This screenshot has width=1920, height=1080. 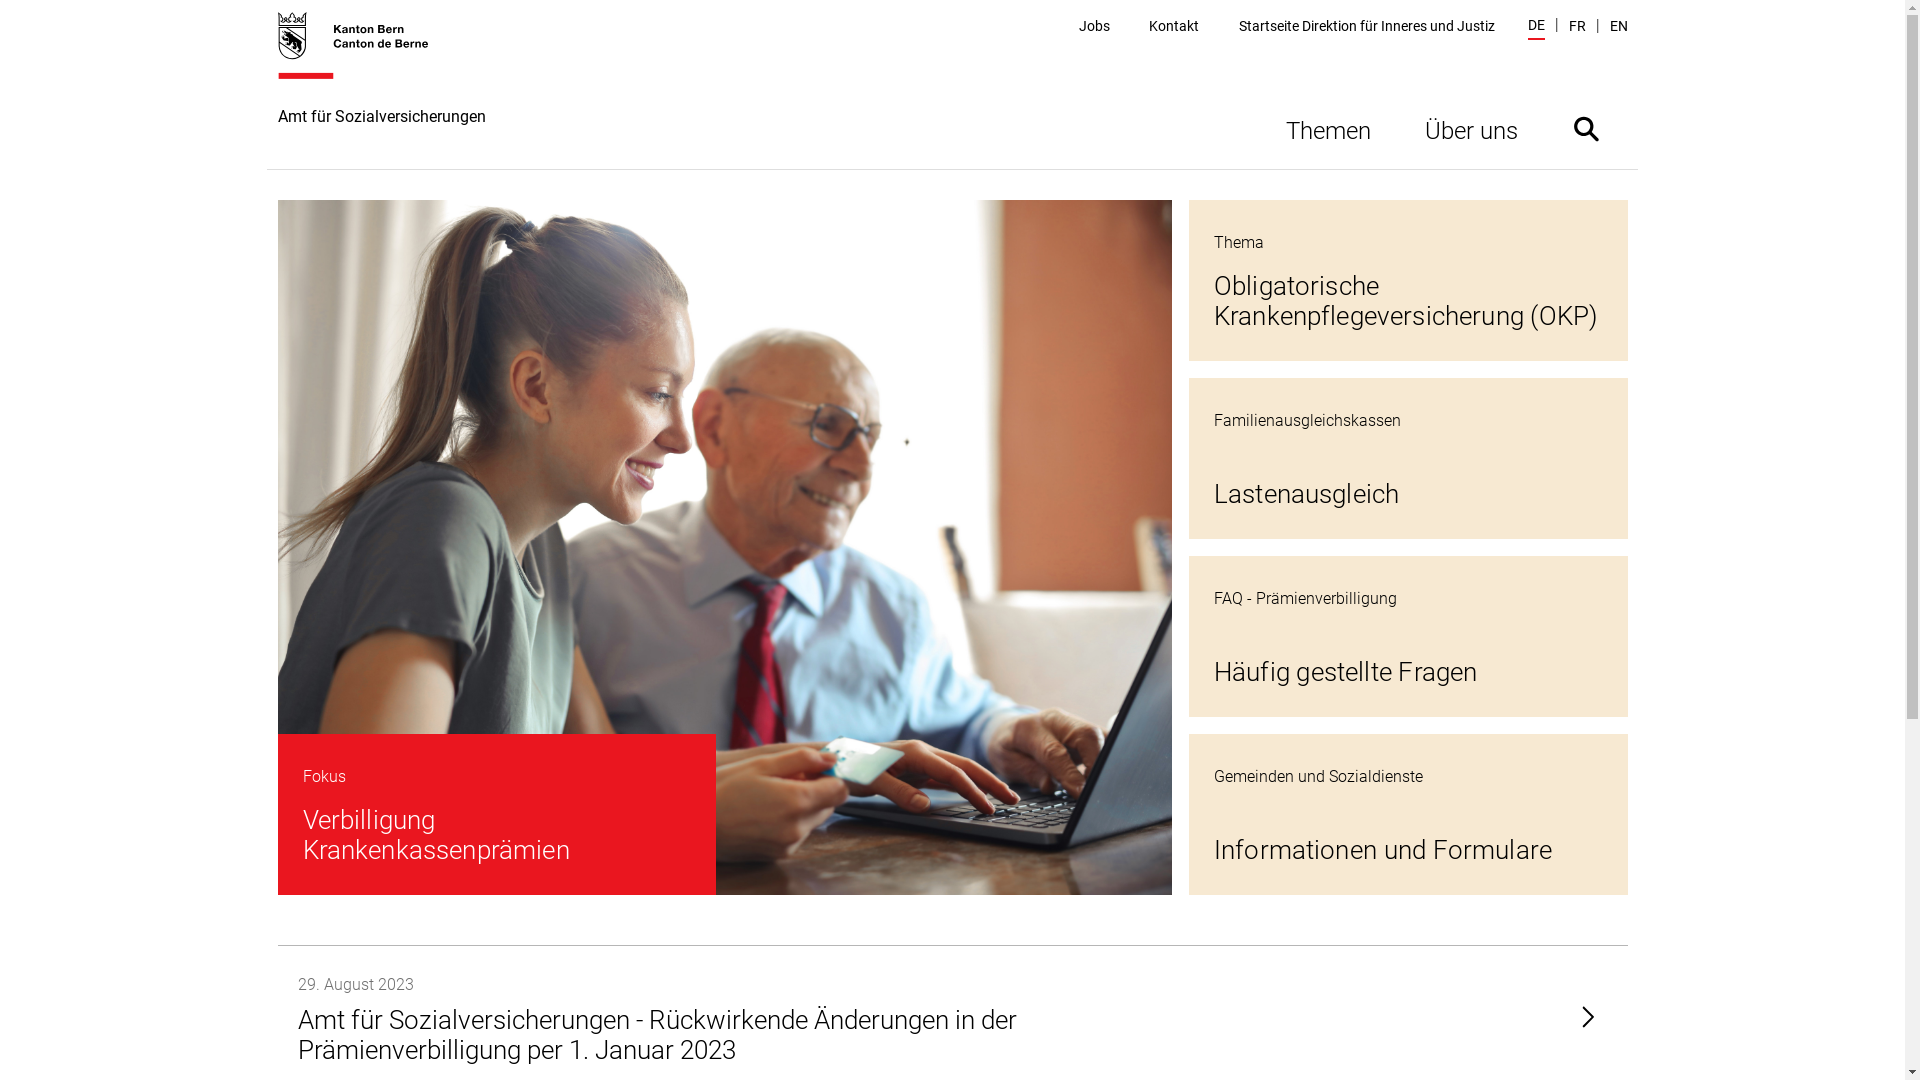 I want to click on 'DE', so click(x=1535, y=27).